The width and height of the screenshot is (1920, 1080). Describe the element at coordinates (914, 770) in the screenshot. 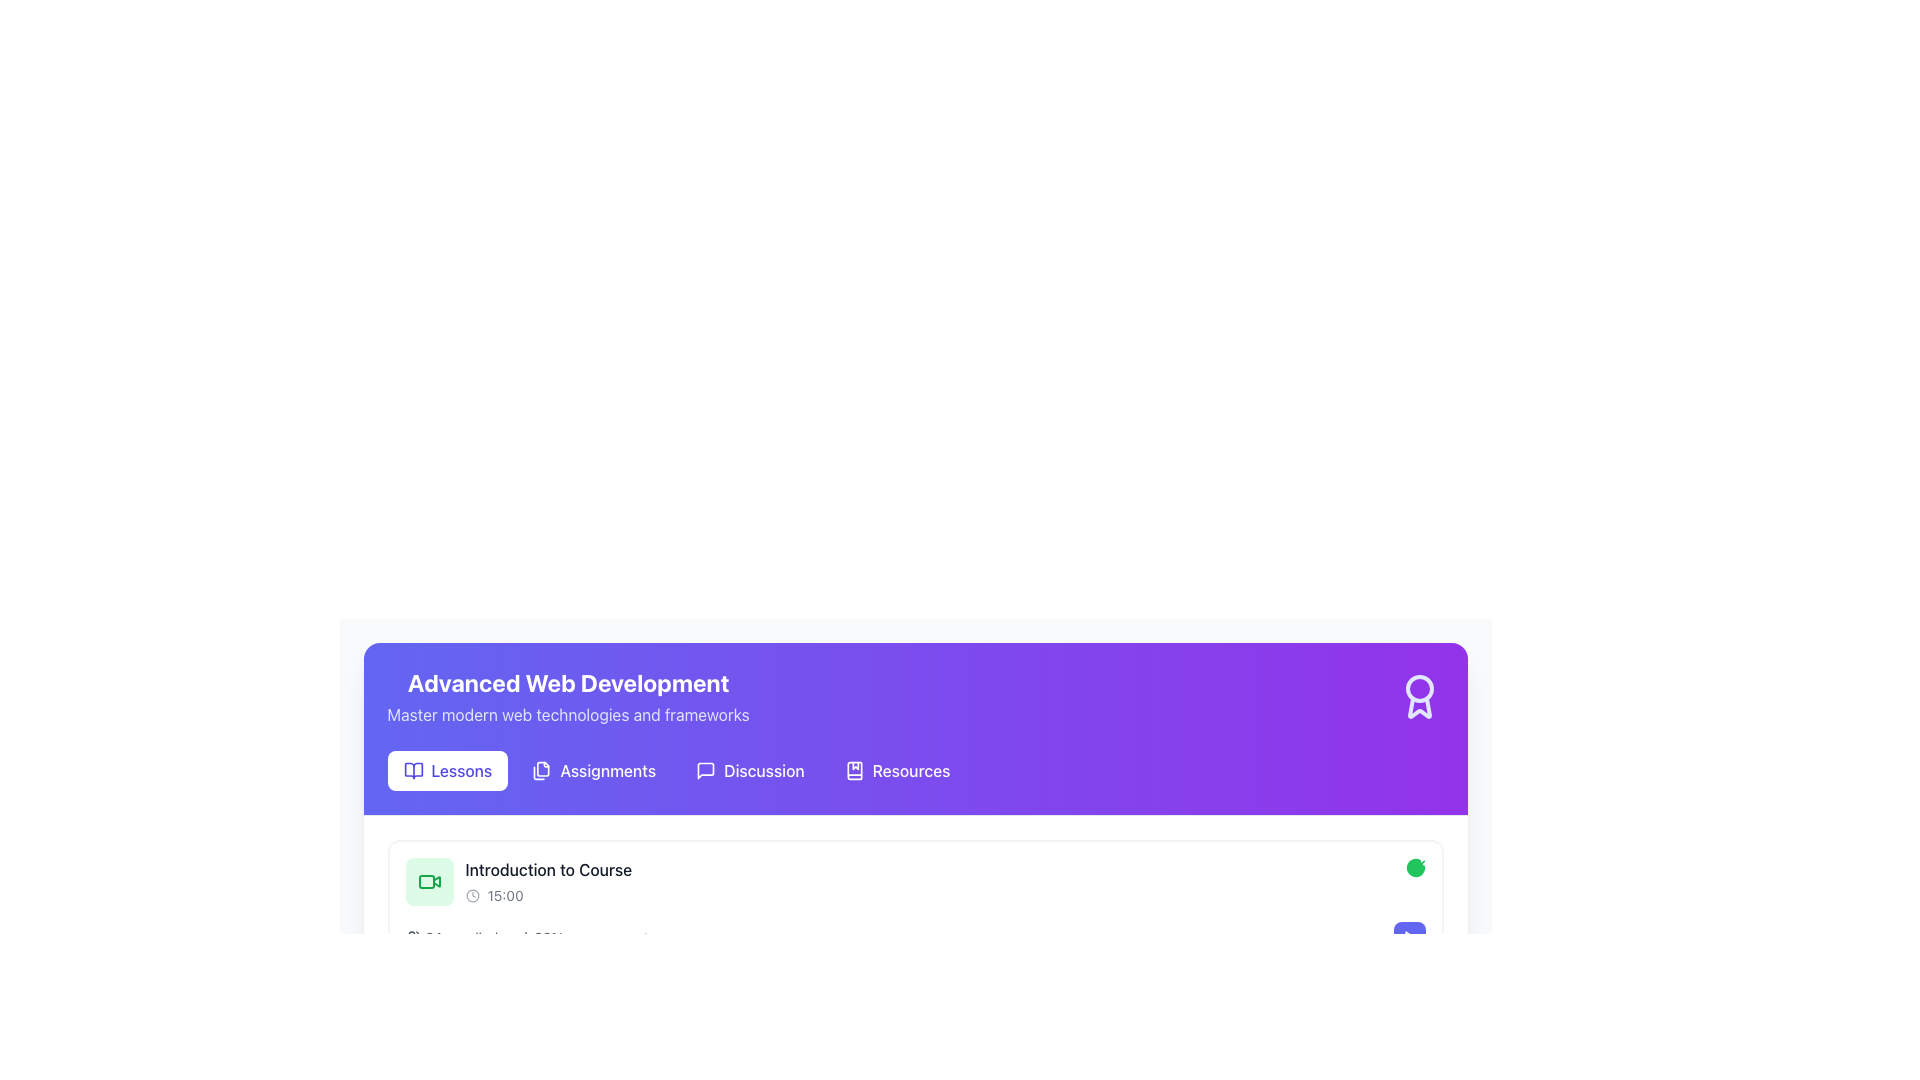

I see `the 'Resources' label in the Navigation bar located at the bottom of the 'Advanced Web Development' header section` at that location.